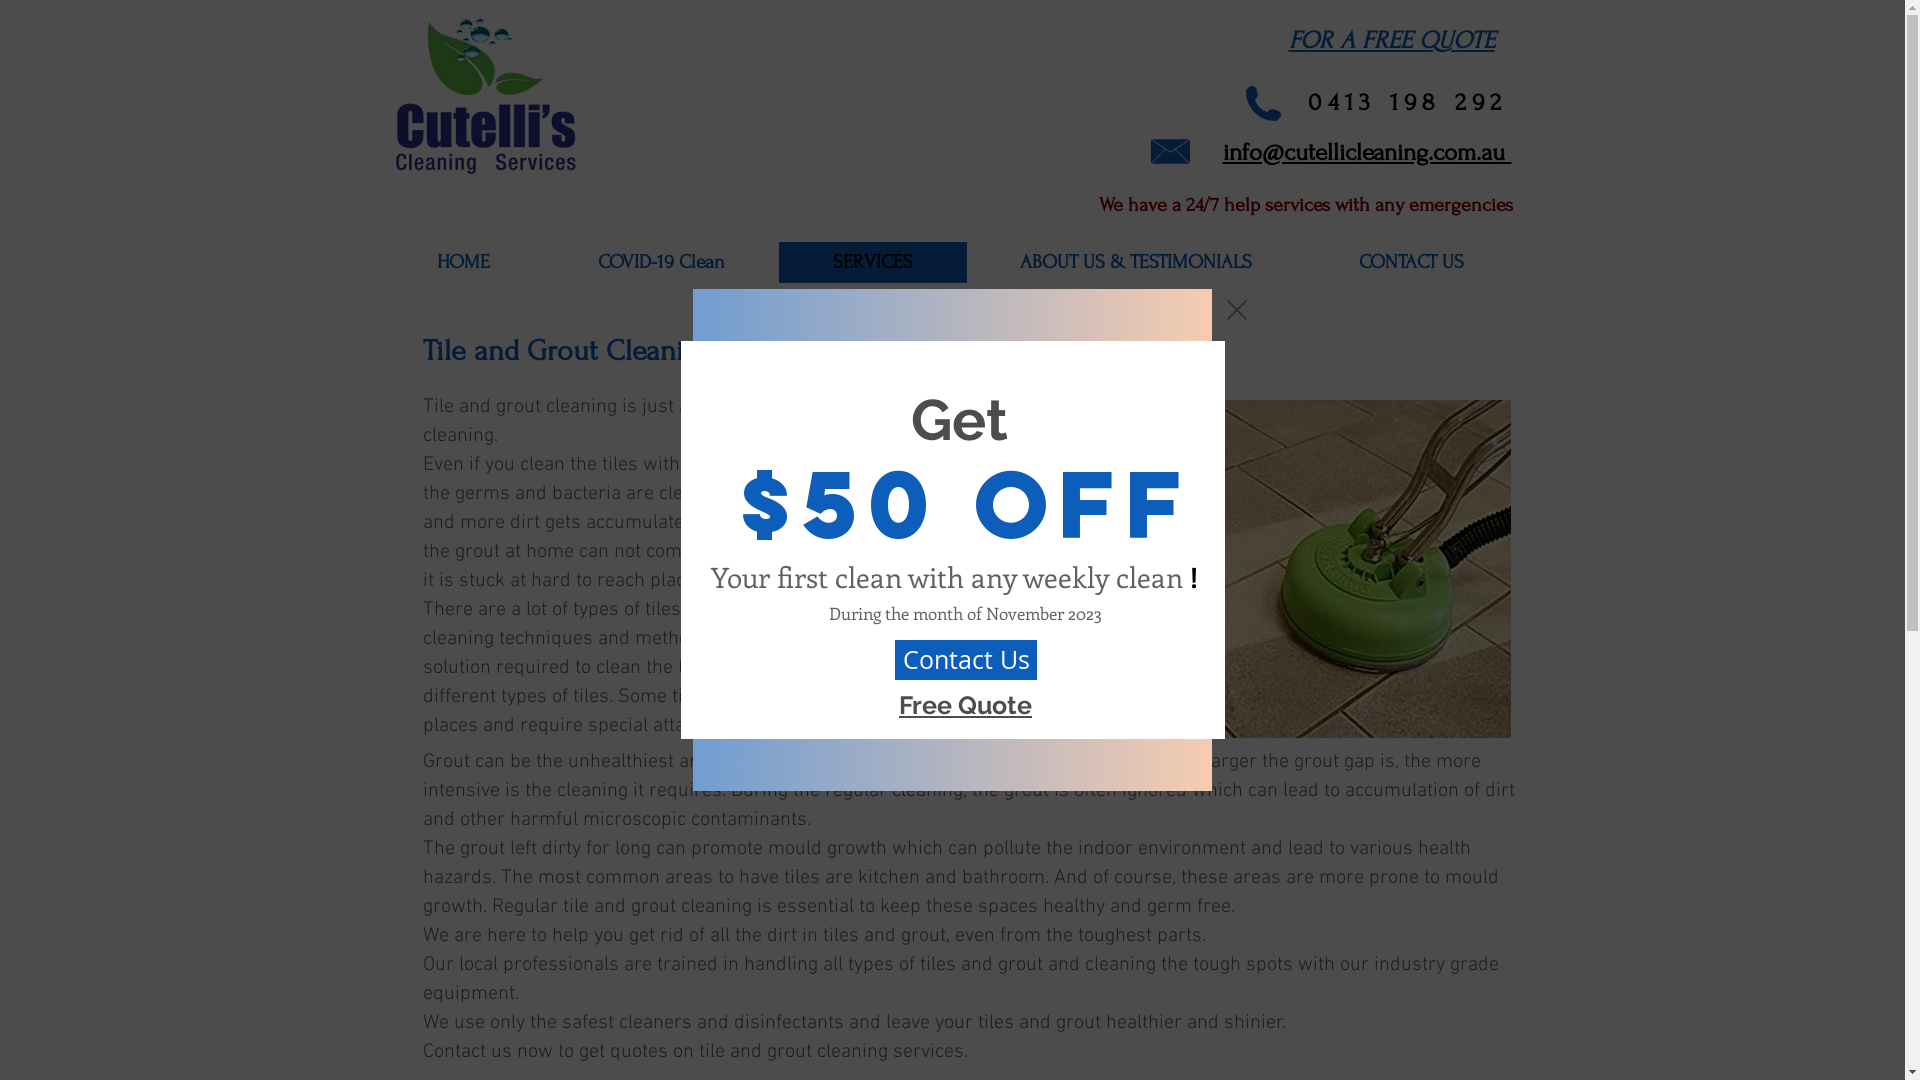 The width and height of the screenshot is (1920, 1080). What do you see at coordinates (1226, 309) in the screenshot?
I see `'Back to site'` at bounding box center [1226, 309].